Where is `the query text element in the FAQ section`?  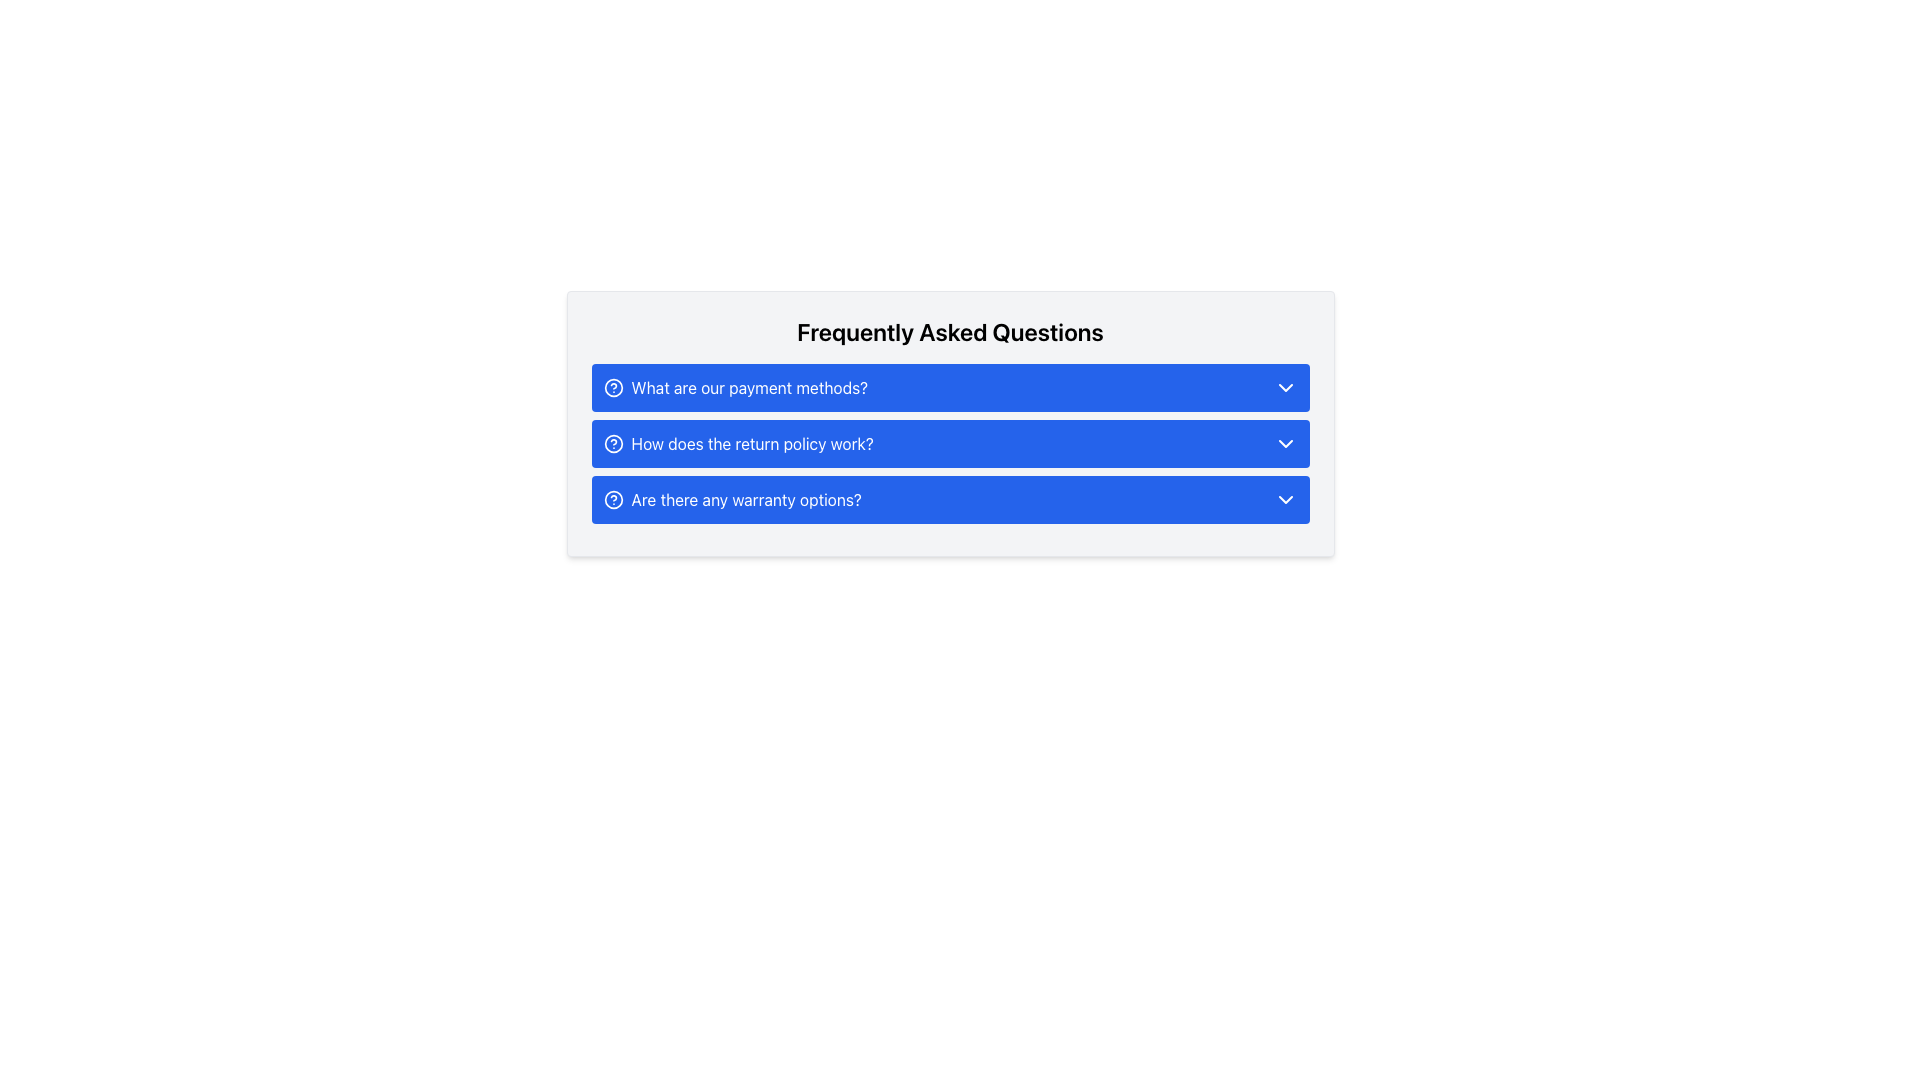
the query text element in the FAQ section is located at coordinates (734, 388).